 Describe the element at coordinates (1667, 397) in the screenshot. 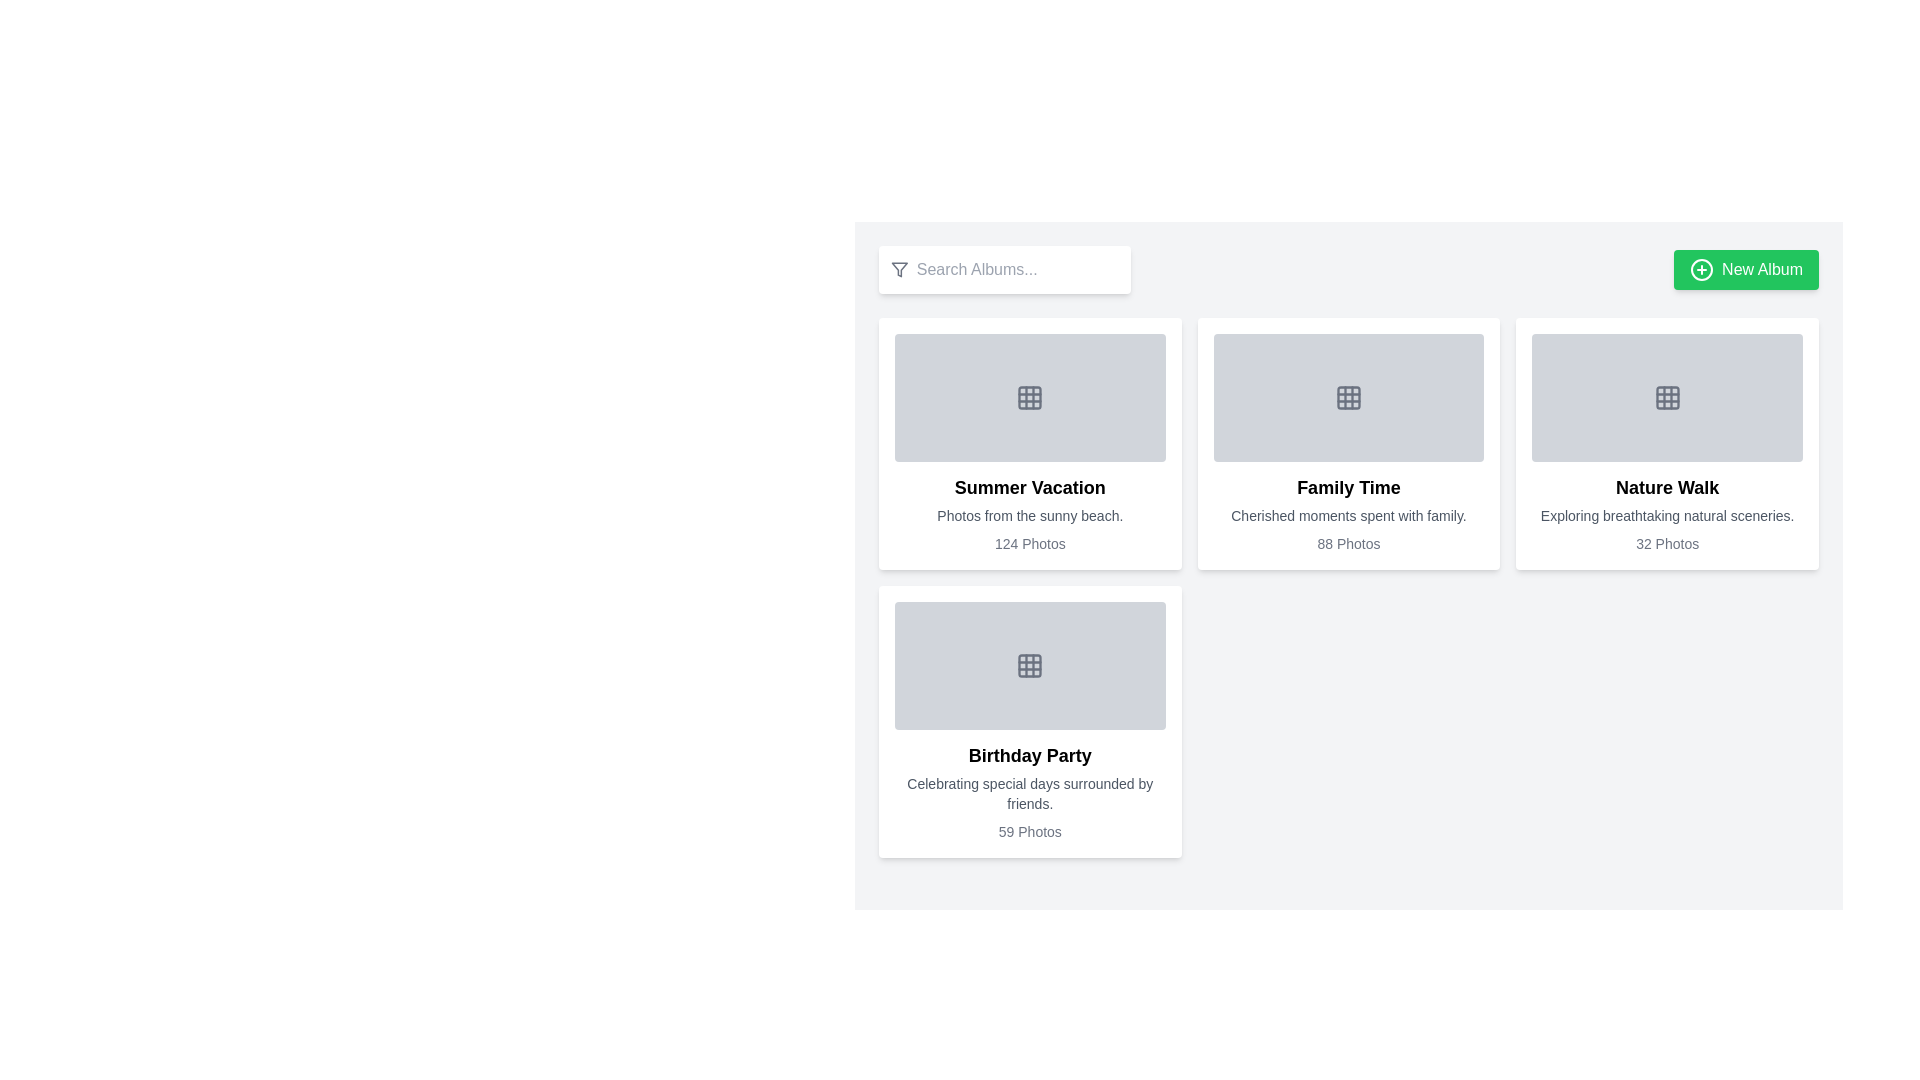

I see `the grid icon located in the top gray region of the 'Nature Walk' album card to interact with it` at that location.